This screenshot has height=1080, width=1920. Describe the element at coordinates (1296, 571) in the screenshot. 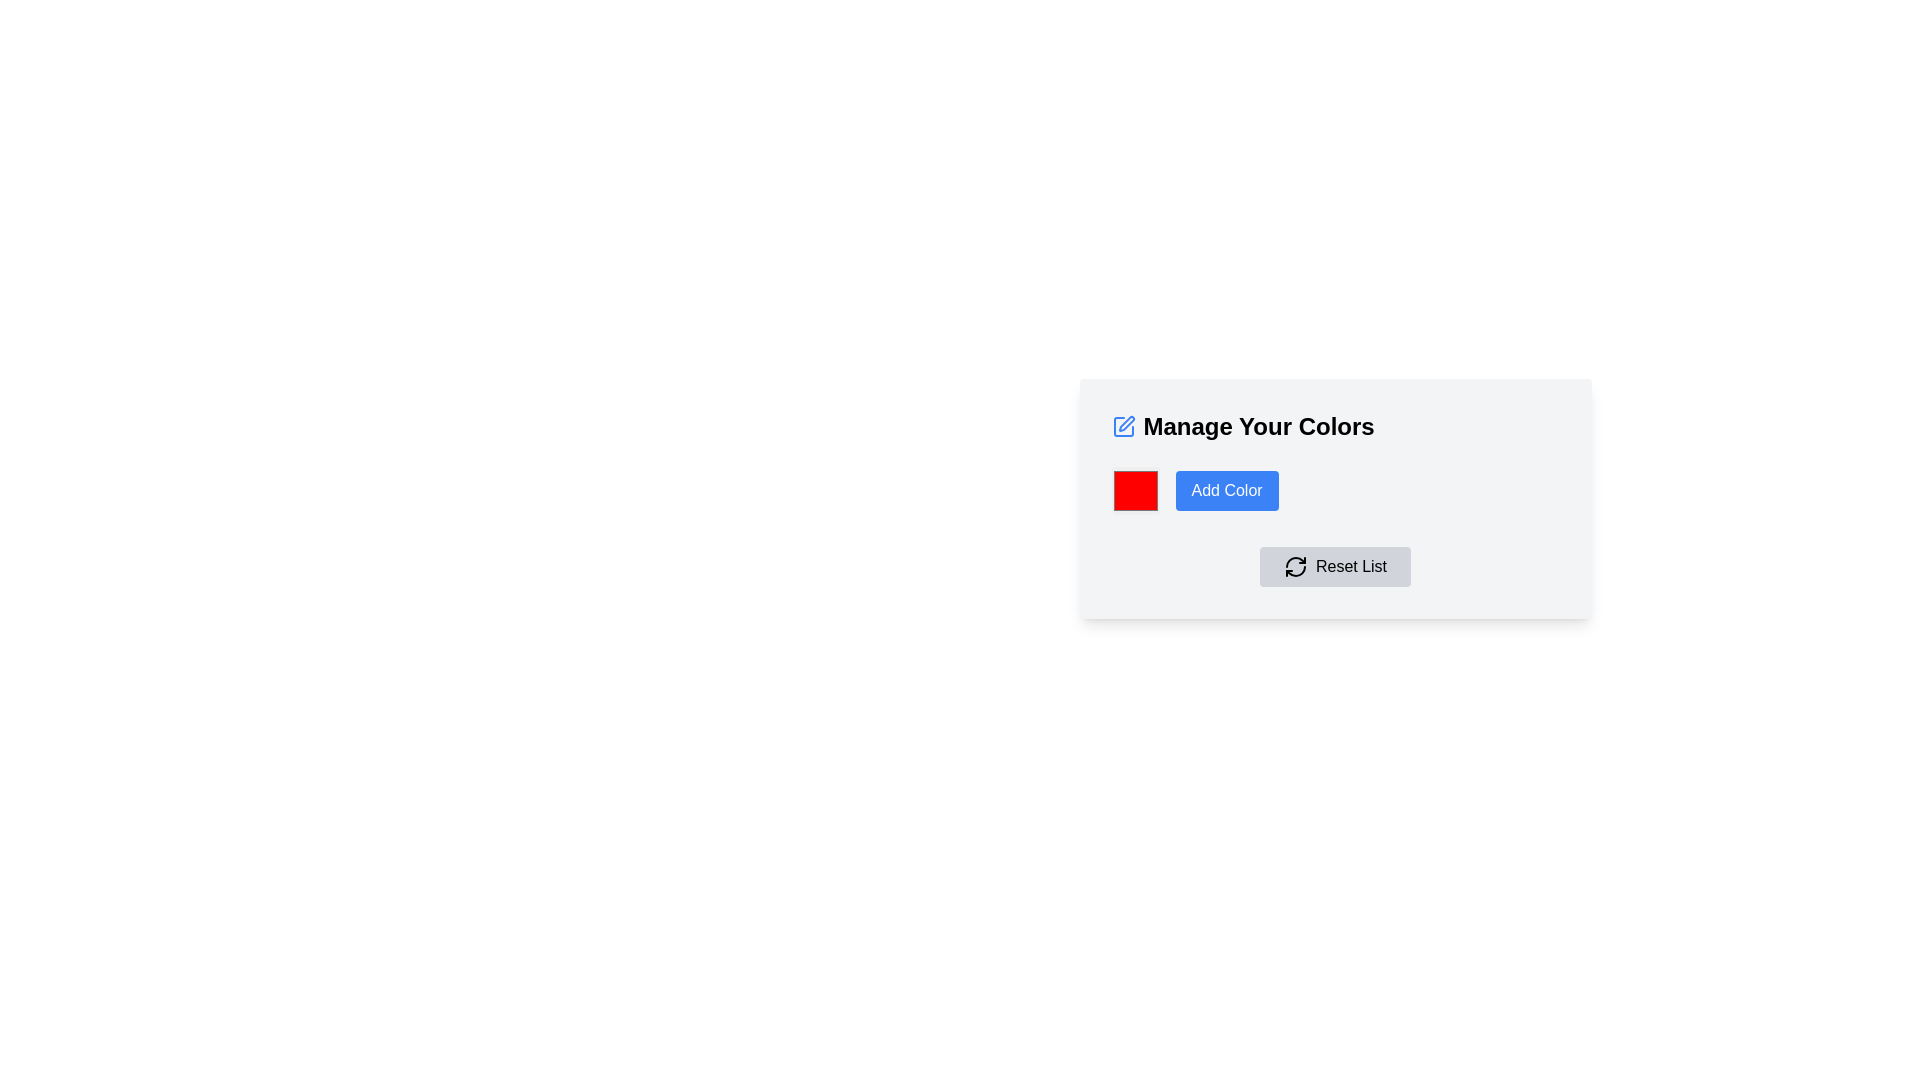

I see `the lower left curving part of the circular arrow icon, which represents the refresh functionality, located to the right of the 'Reset List' button` at that location.